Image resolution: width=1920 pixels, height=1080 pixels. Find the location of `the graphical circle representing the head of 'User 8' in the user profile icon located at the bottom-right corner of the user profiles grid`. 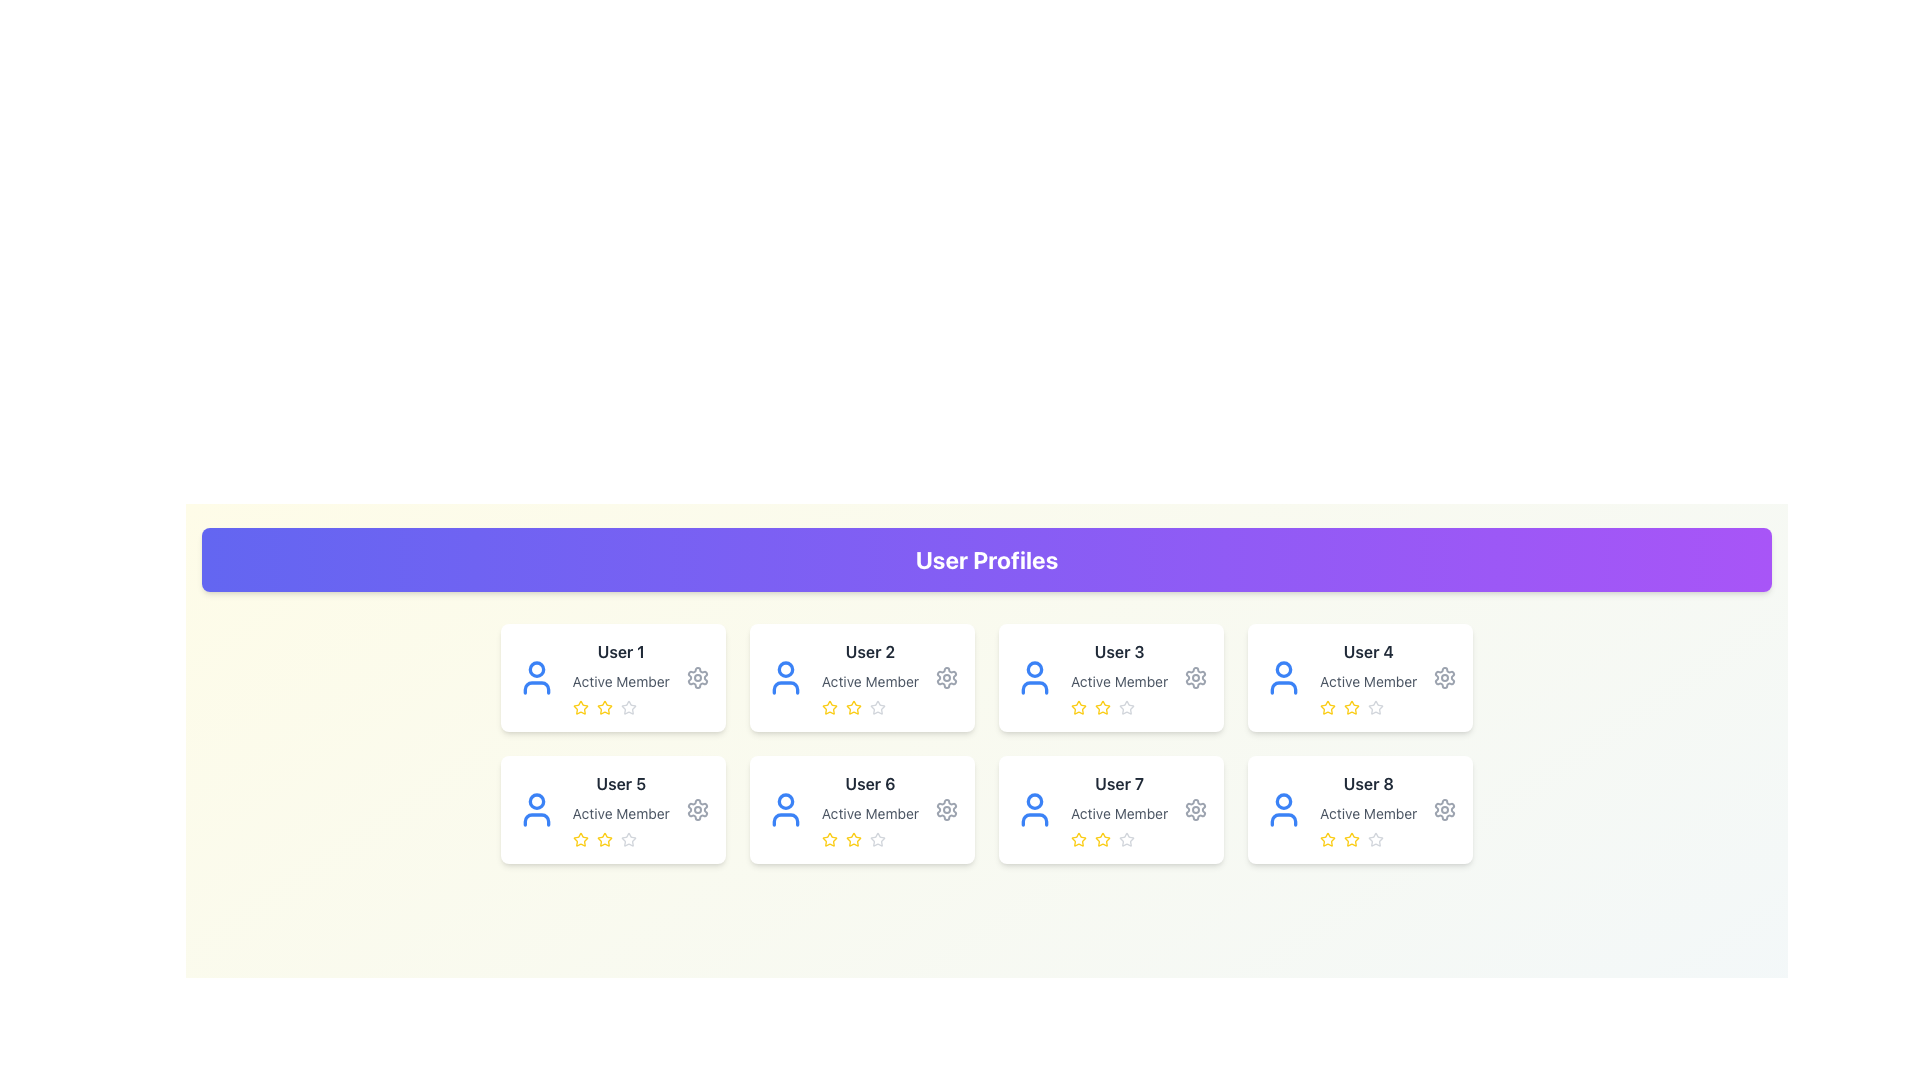

the graphical circle representing the head of 'User 8' in the user profile icon located at the bottom-right corner of the user profiles grid is located at coordinates (1284, 800).